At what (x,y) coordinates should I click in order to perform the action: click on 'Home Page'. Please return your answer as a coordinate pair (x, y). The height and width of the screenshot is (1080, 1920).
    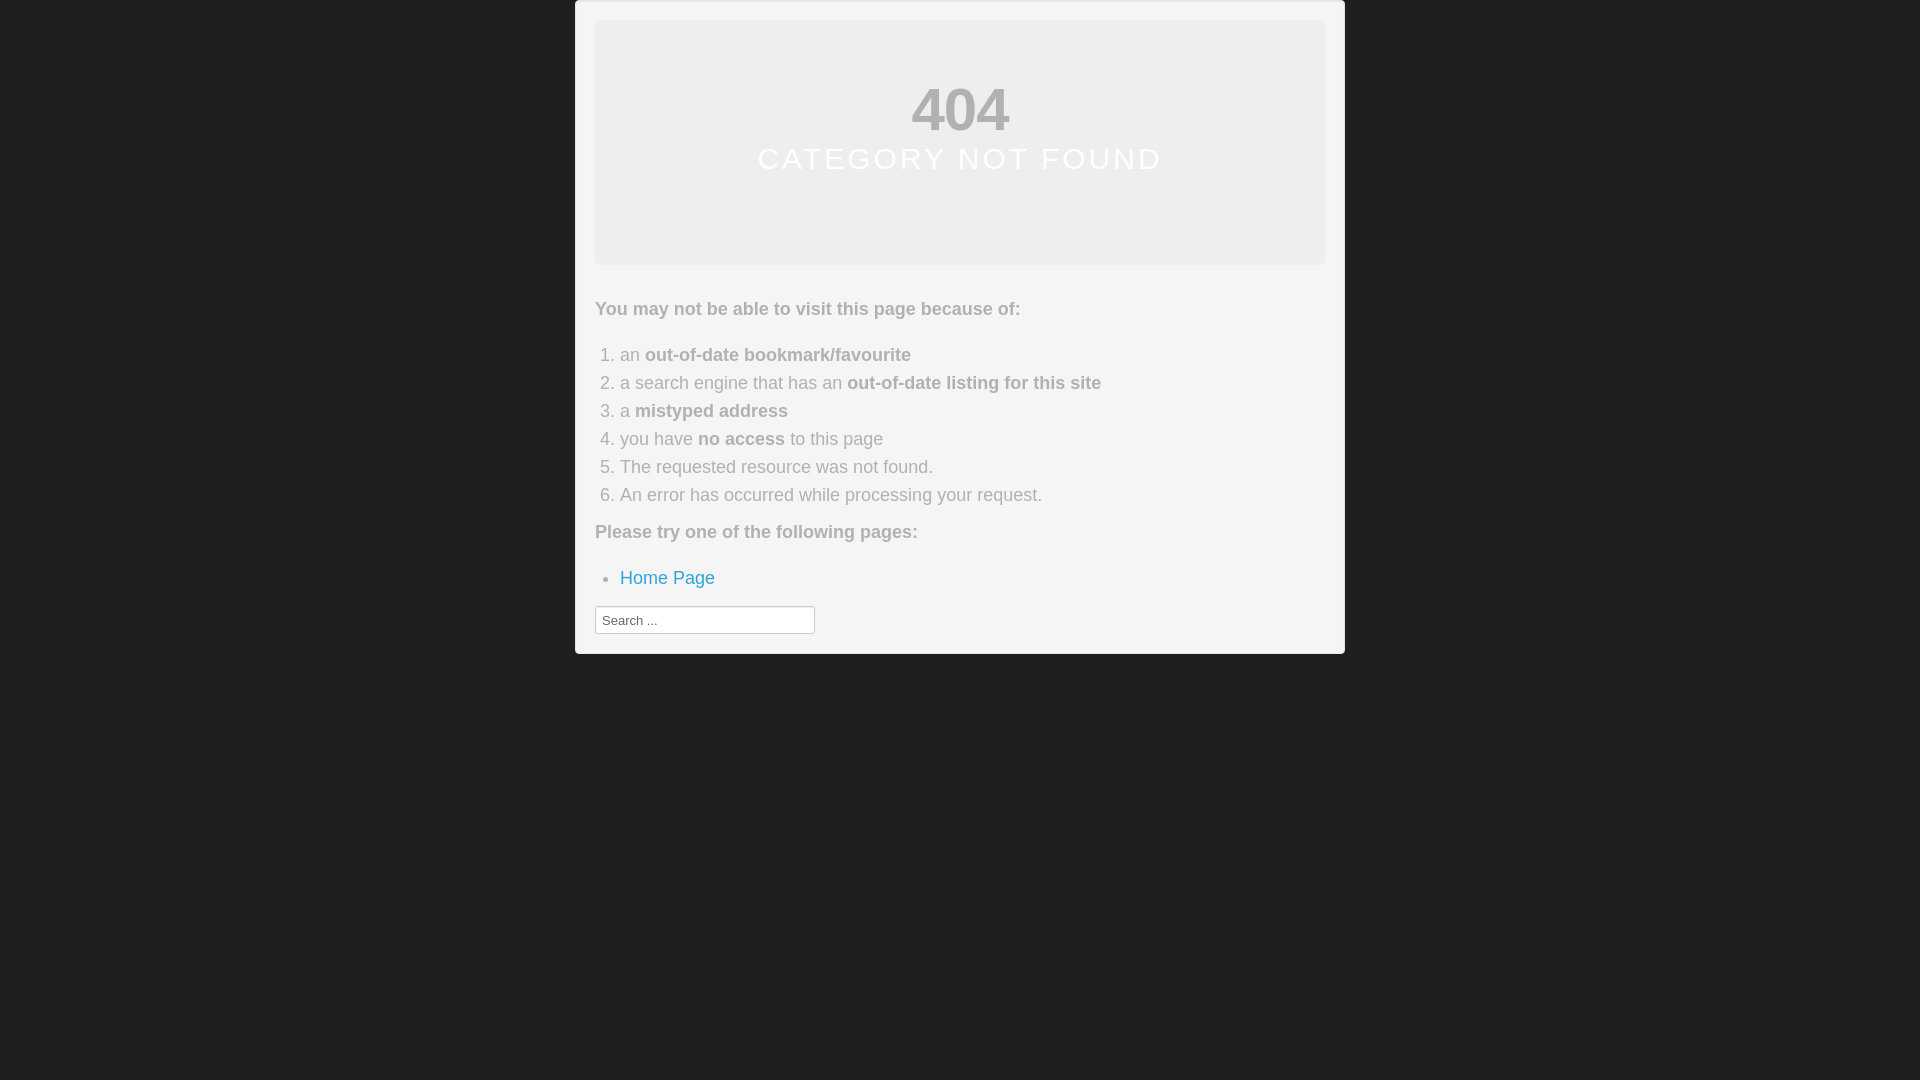
    Looking at the image, I should click on (667, 578).